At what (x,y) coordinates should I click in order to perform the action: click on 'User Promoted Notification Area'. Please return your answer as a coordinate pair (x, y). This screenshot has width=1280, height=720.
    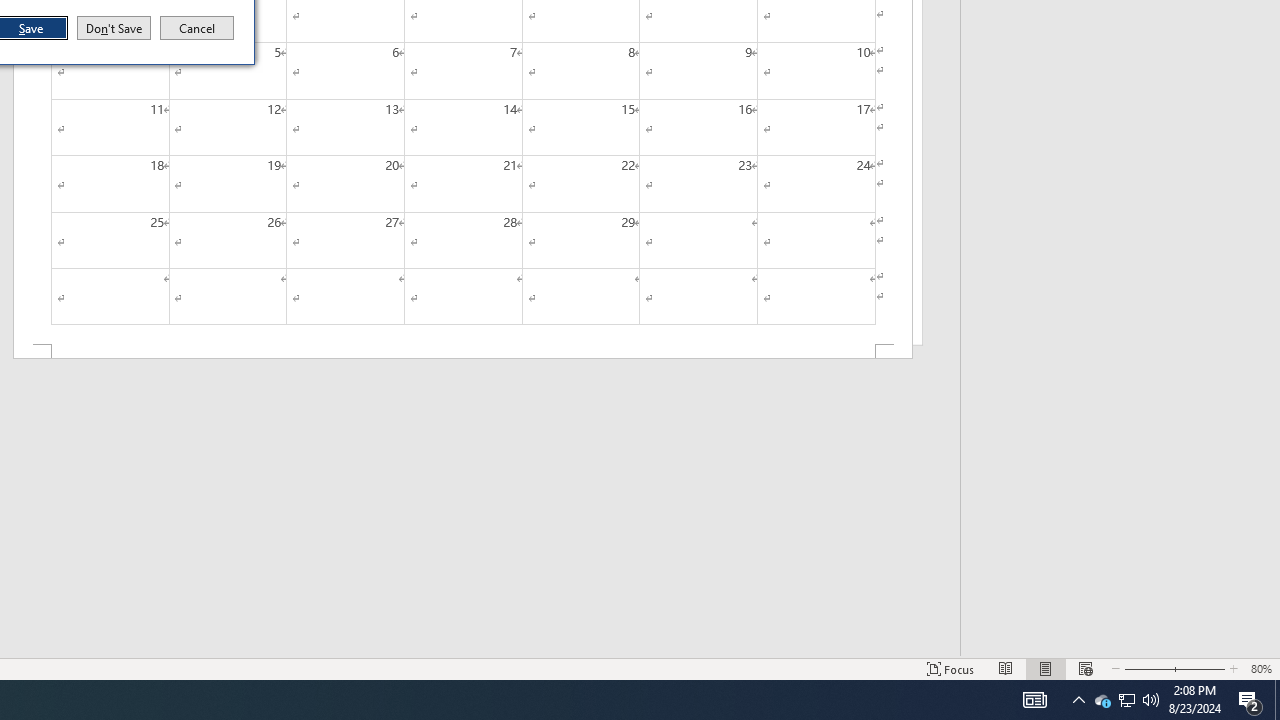
    Looking at the image, I should click on (1127, 698).